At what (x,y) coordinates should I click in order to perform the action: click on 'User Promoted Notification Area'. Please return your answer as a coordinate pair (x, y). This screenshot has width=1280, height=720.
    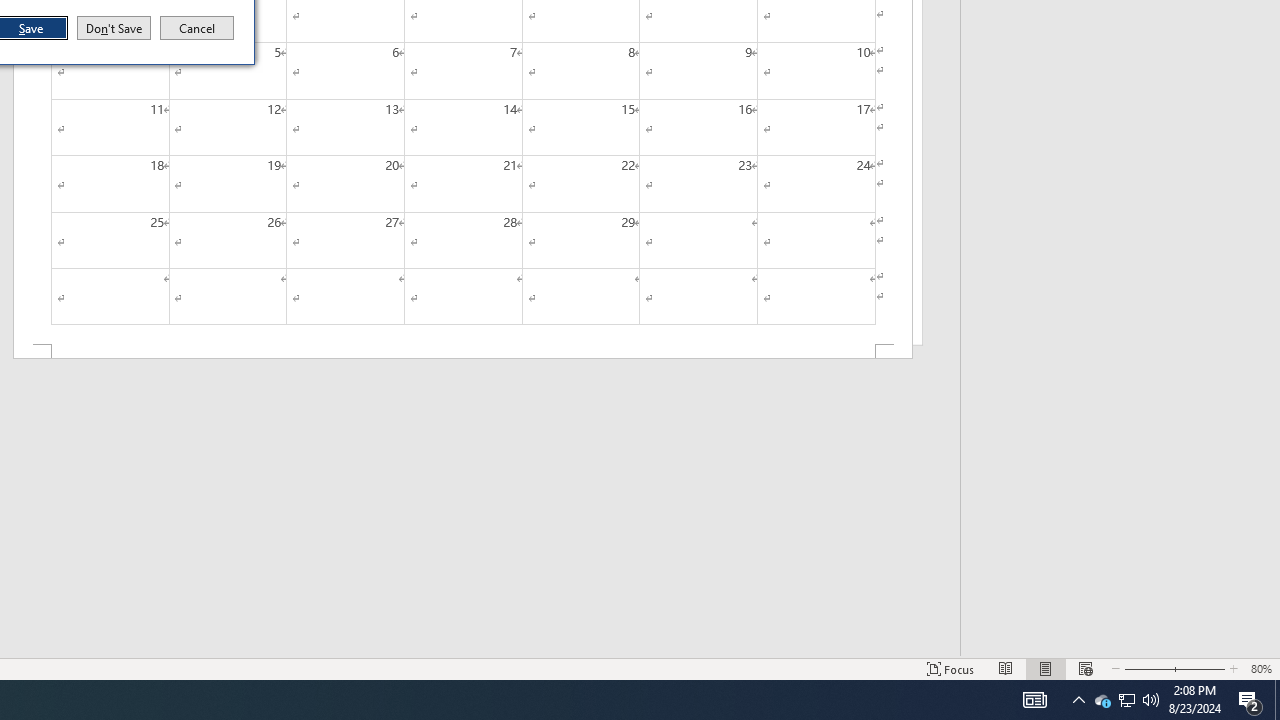
    Looking at the image, I should click on (1127, 698).